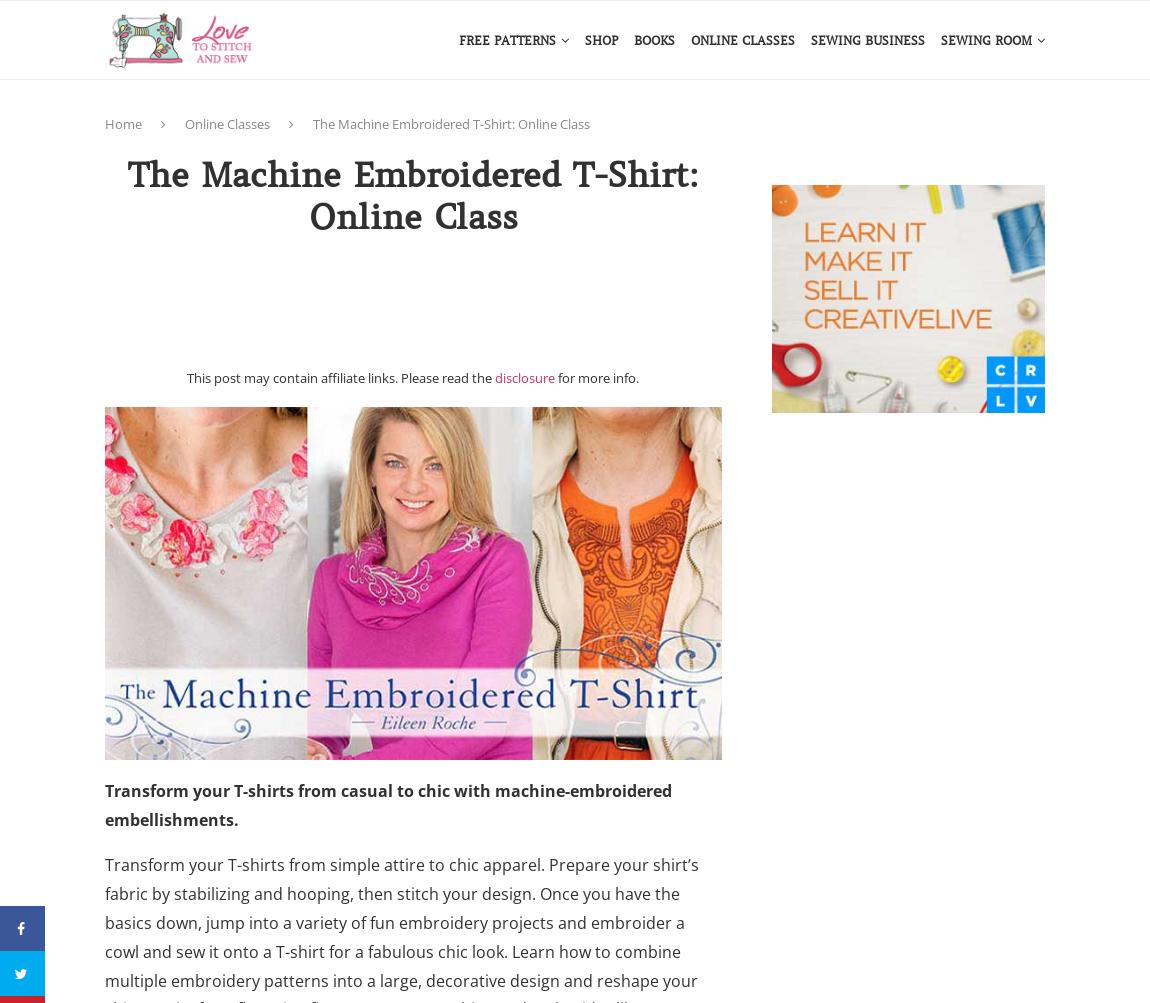 The image size is (1150, 1003). I want to click on 'Books', so click(632, 40).